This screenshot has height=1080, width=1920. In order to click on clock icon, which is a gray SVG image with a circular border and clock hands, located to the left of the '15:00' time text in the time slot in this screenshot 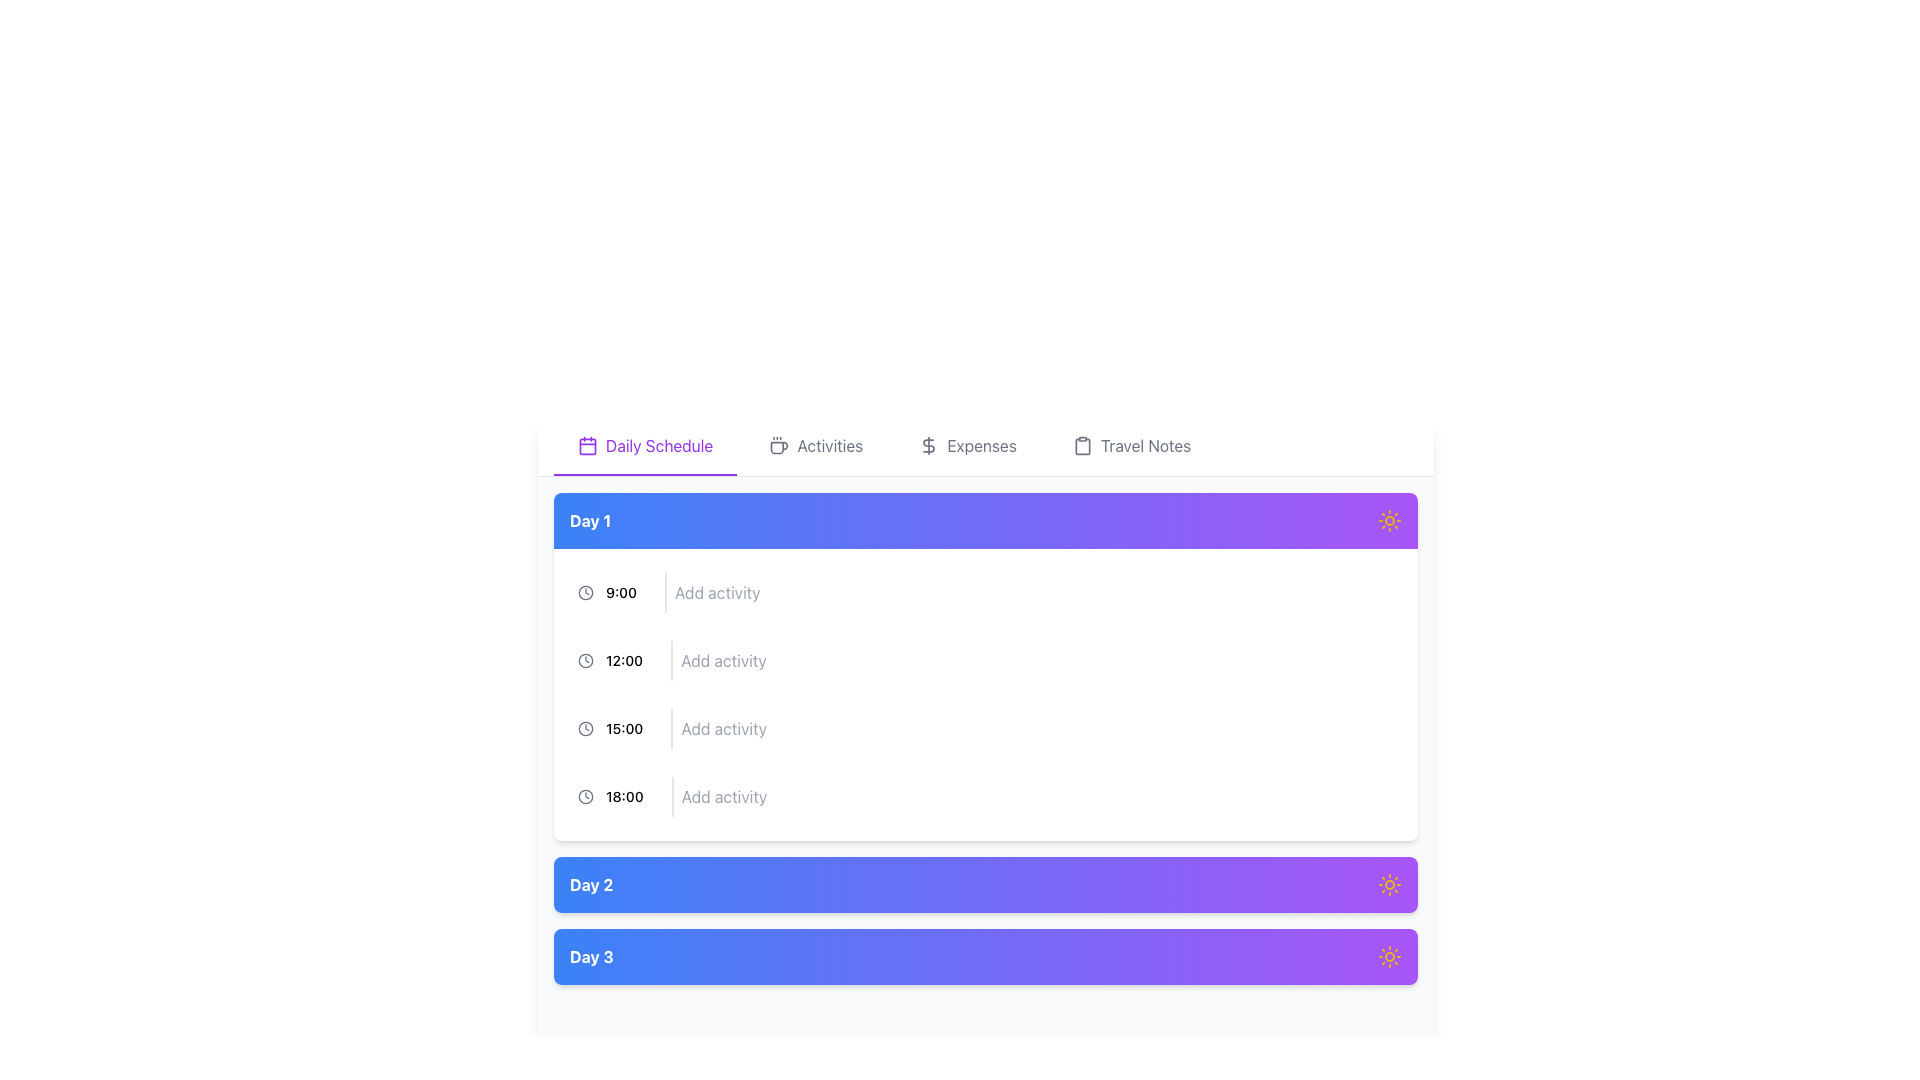, I will do `click(584, 729)`.